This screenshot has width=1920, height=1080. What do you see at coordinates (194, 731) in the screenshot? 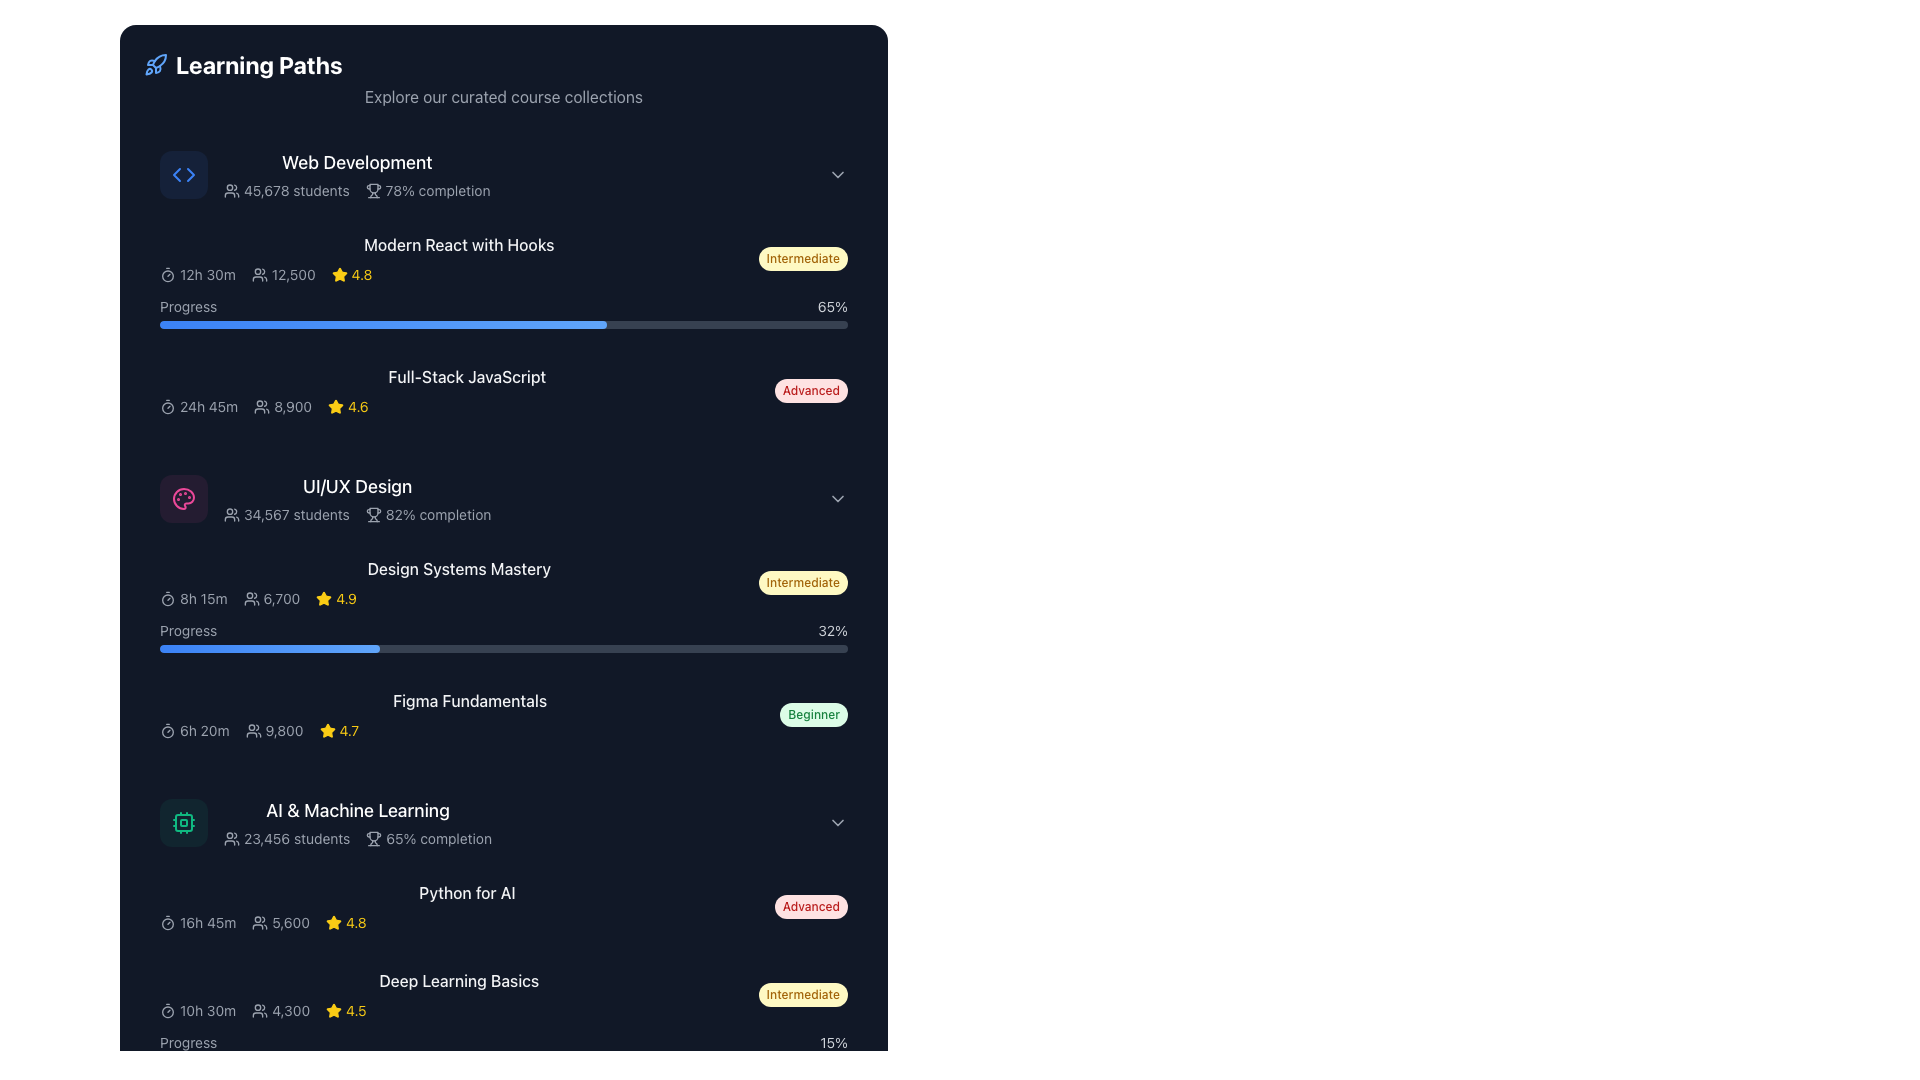
I see `the time duration element '6h 20m' with the stopwatch icon in the 'Figma Fundamentals' section of the learning paths list` at bounding box center [194, 731].